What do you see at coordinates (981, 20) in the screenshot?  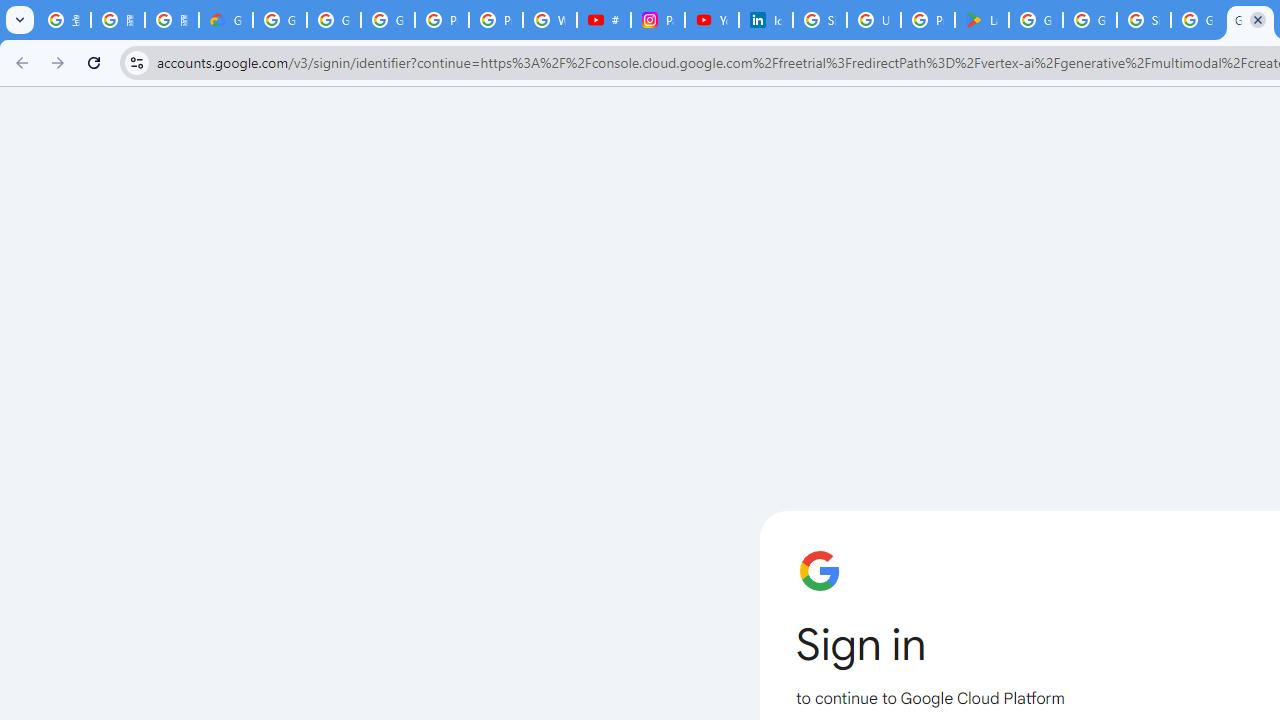 I see `'Last Shelter: Survival - Apps on Google Play'` at bounding box center [981, 20].